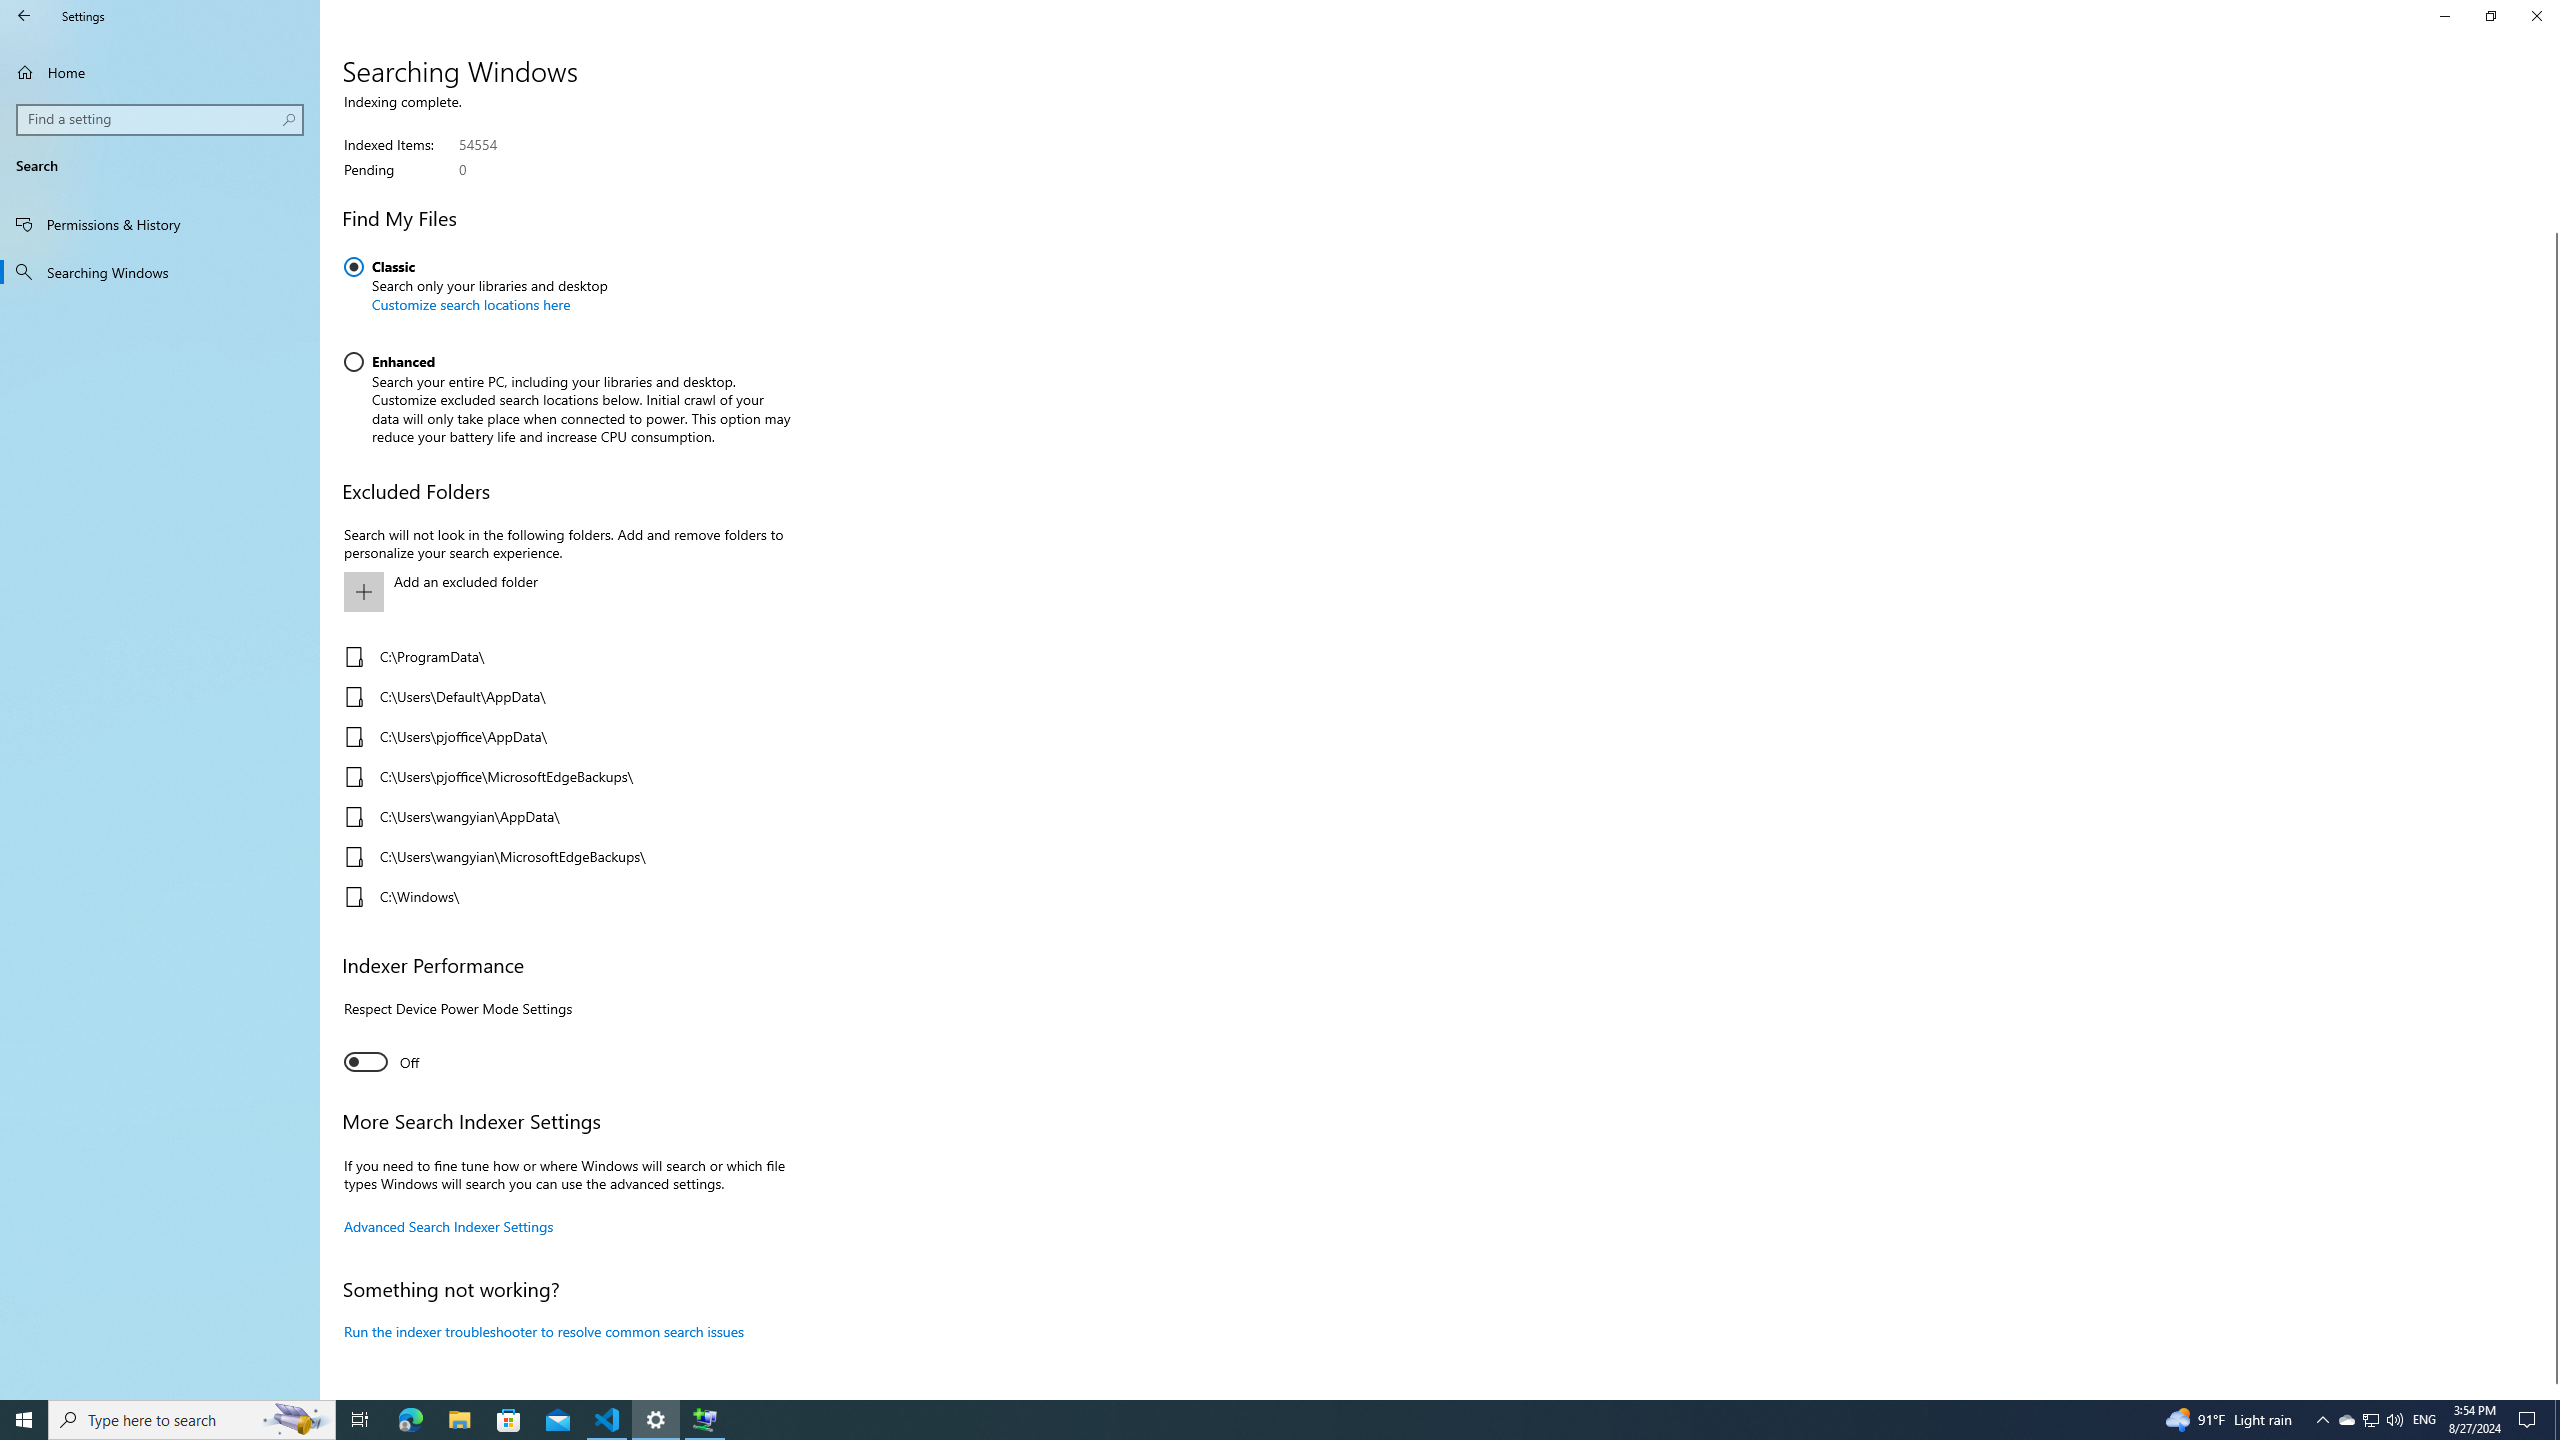  What do you see at coordinates (160, 118) in the screenshot?
I see `'Search box, Find a setting'` at bounding box center [160, 118].